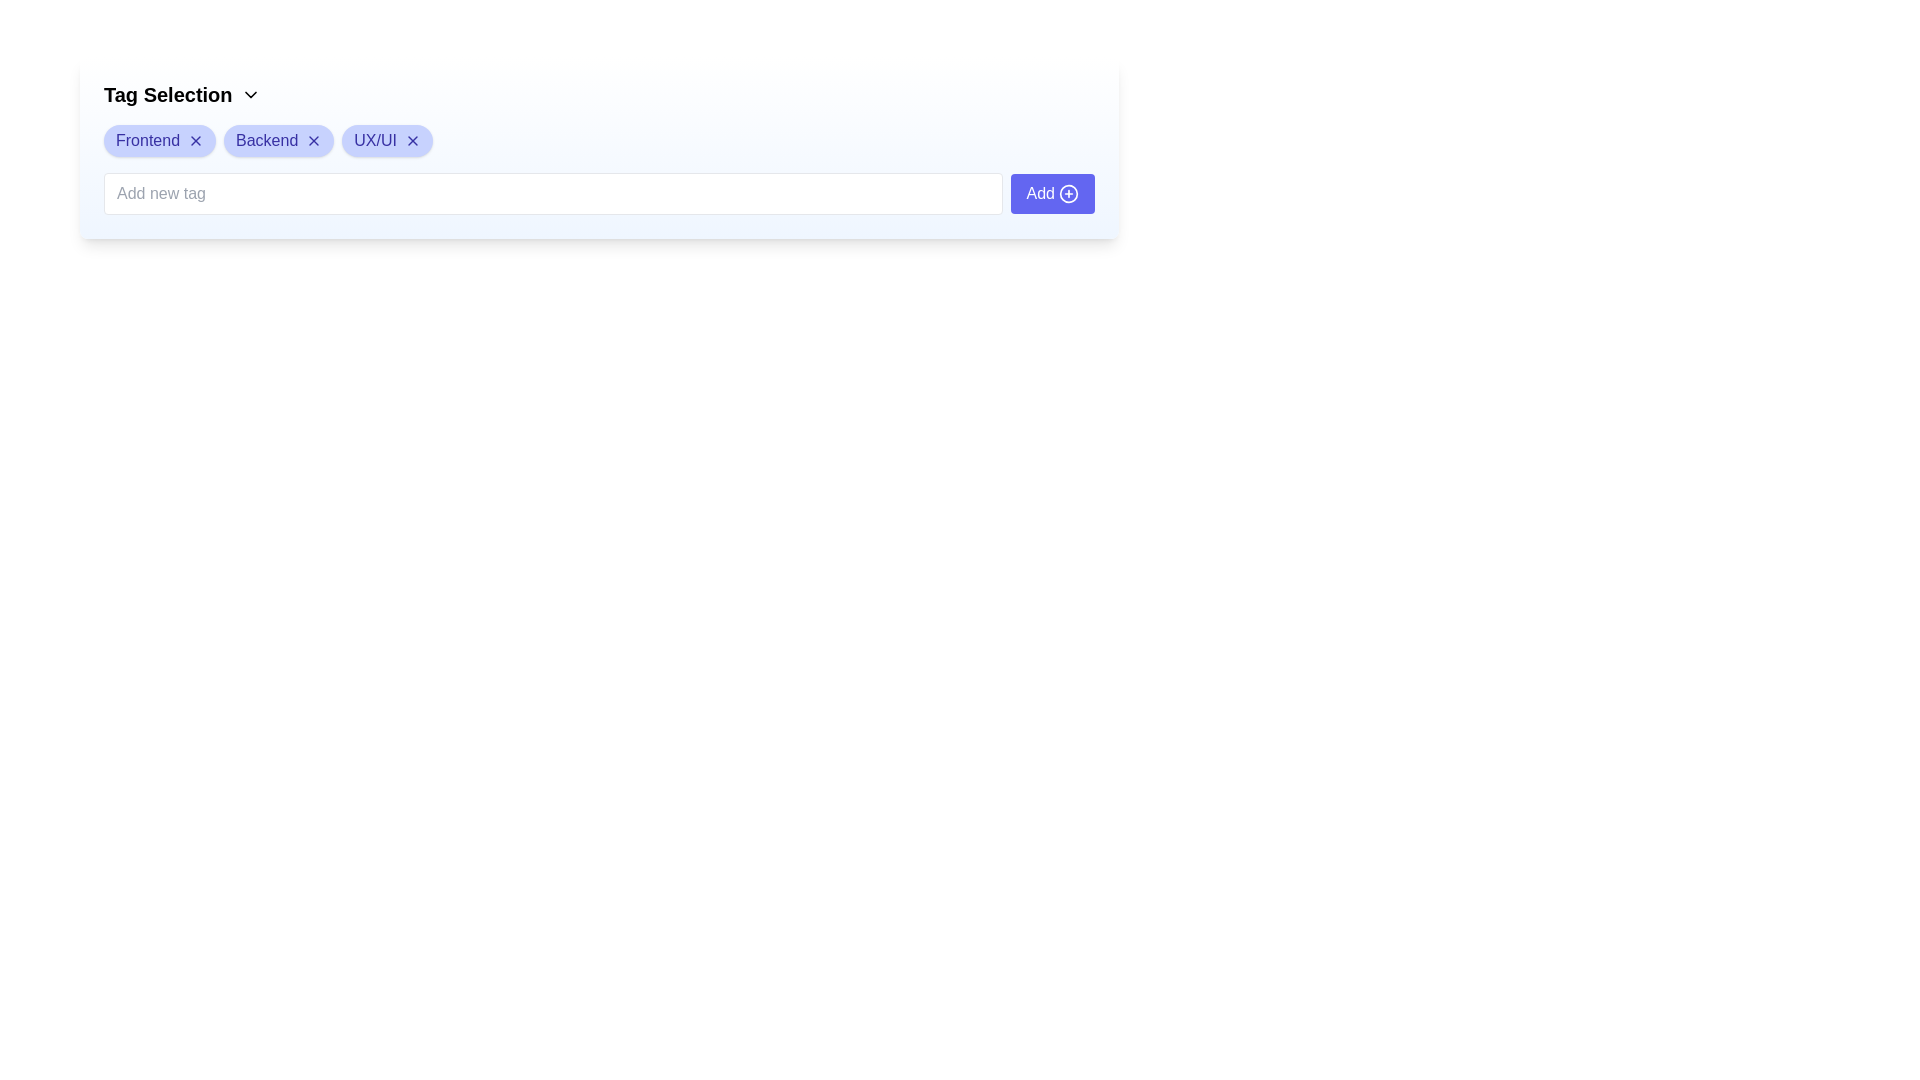  Describe the element at coordinates (1068, 193) in the screenshot. I see `the circular icon with a '+' symbol, which has a blue outline and is located to the right of the 'Add' button` at that location.